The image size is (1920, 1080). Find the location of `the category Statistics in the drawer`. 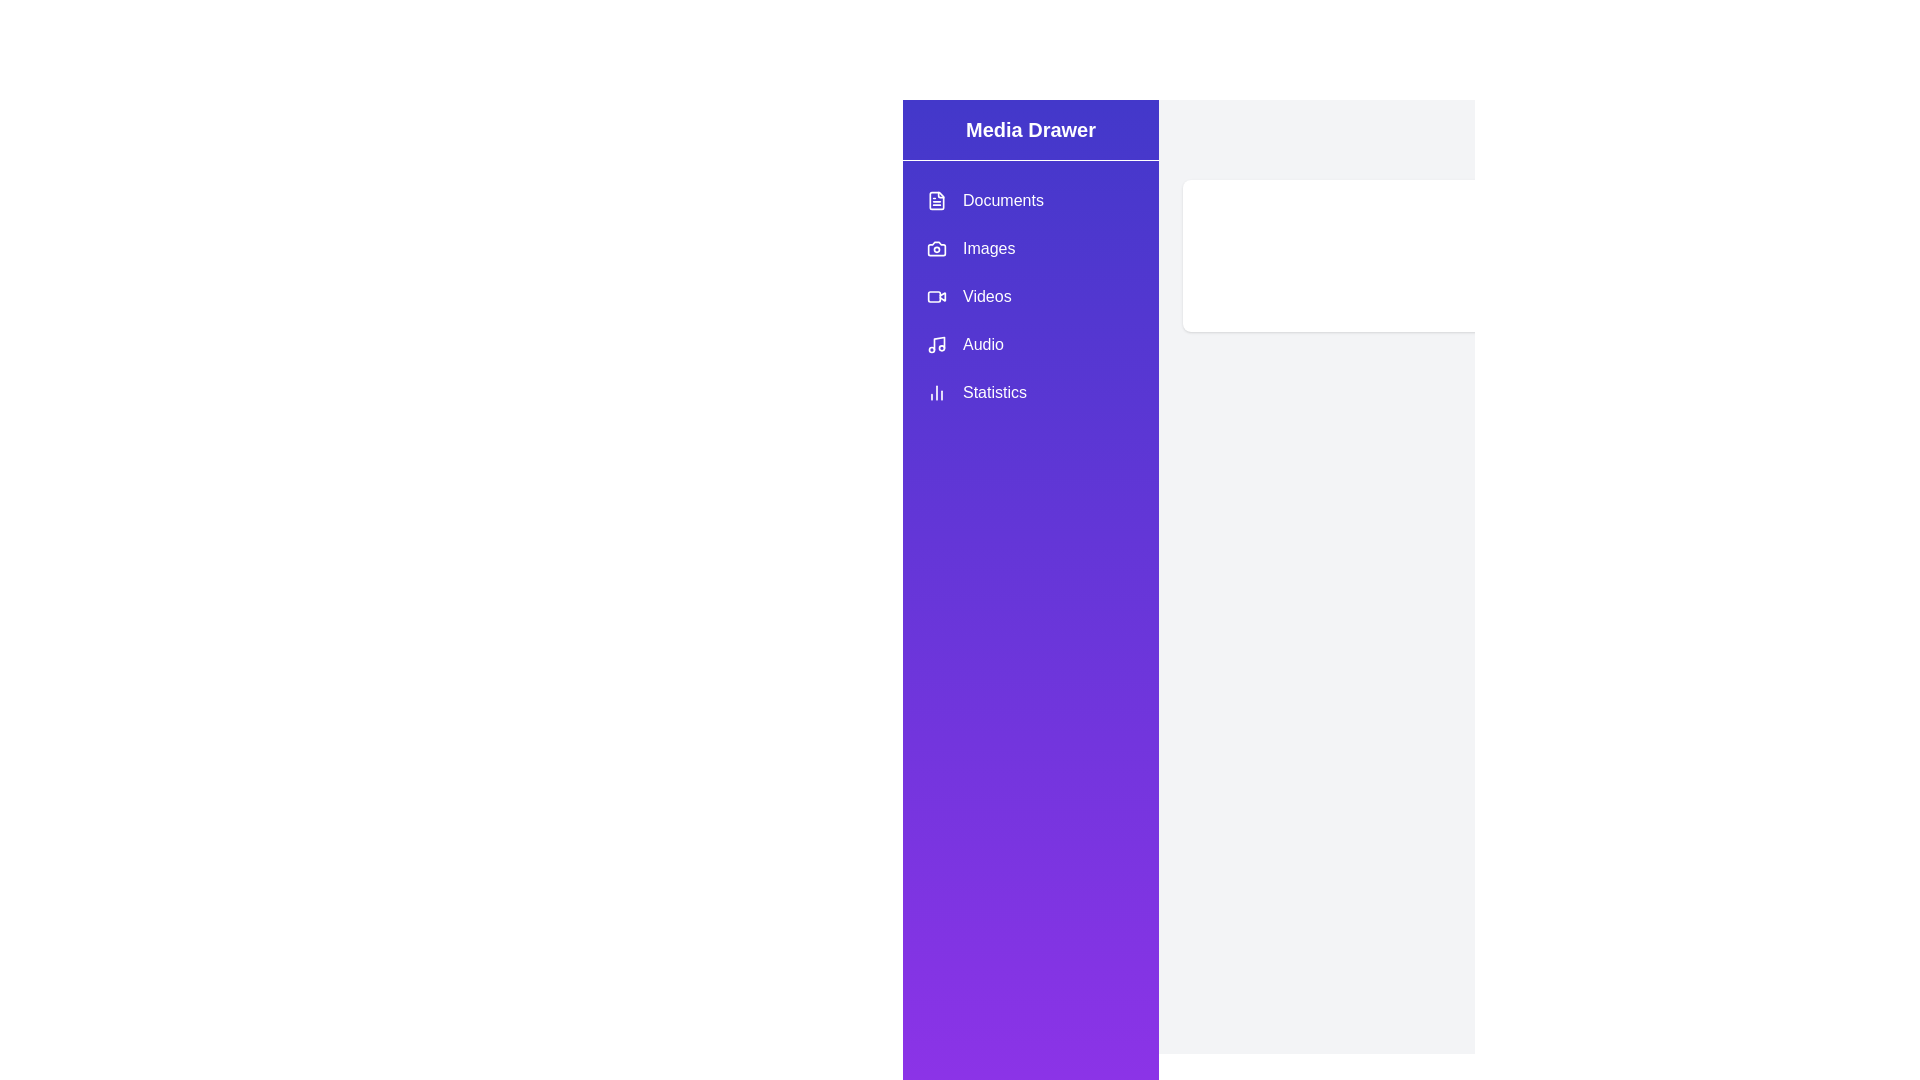

the category Statistics in the drawer is located at coordinates (1031, 393).